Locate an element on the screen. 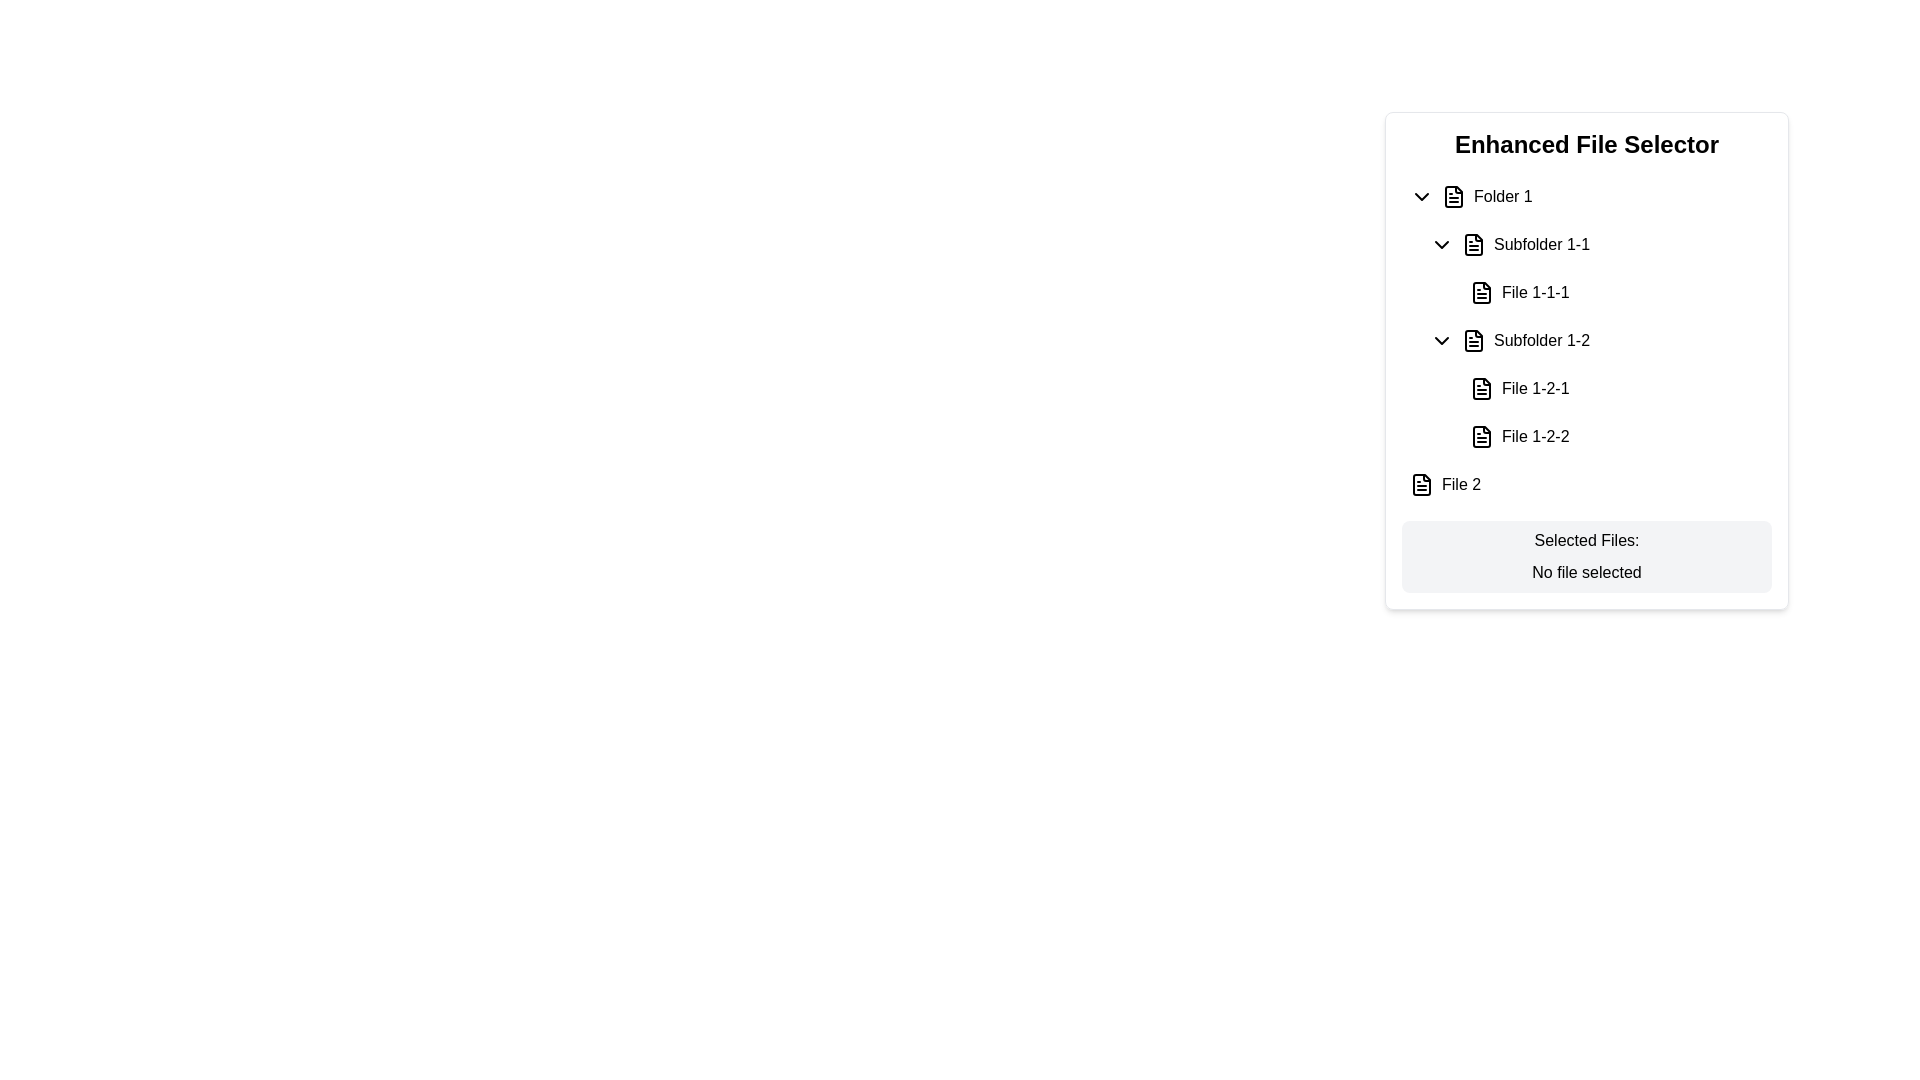 The height and width of the screenshot is (1080, 1920). to select a file in the hierarchical file selector widget located underneath the title 'Enhanced File Selector' is located at coordinates (1586, 339).